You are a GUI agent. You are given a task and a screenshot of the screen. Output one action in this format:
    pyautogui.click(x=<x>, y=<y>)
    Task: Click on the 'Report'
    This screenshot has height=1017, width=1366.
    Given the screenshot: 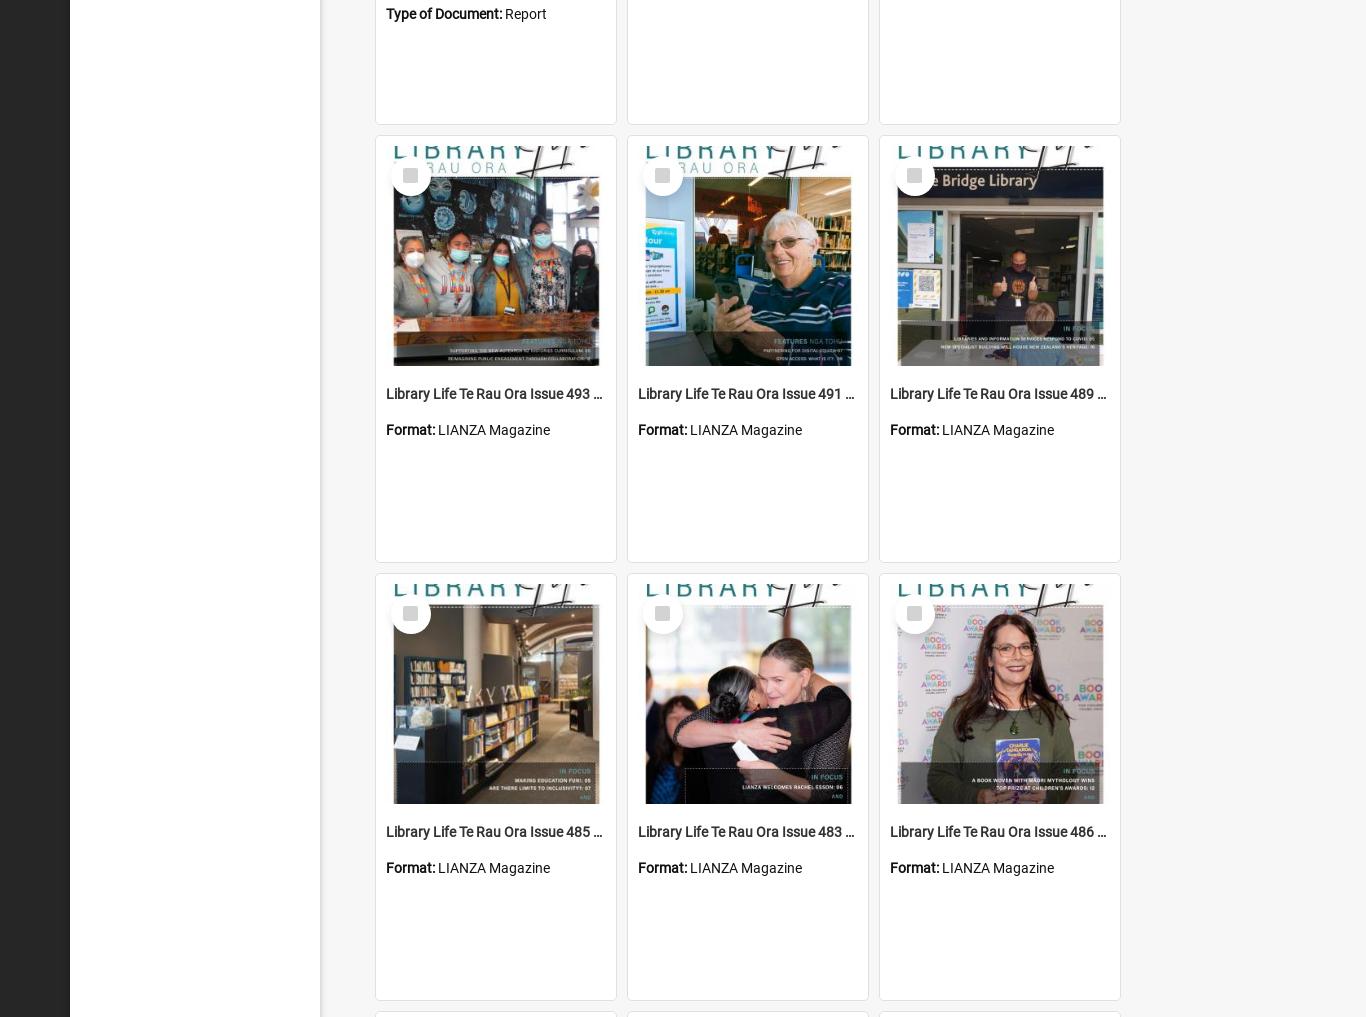 What is the action you would take?
    pyautogui.click(x=526, y=13)
    